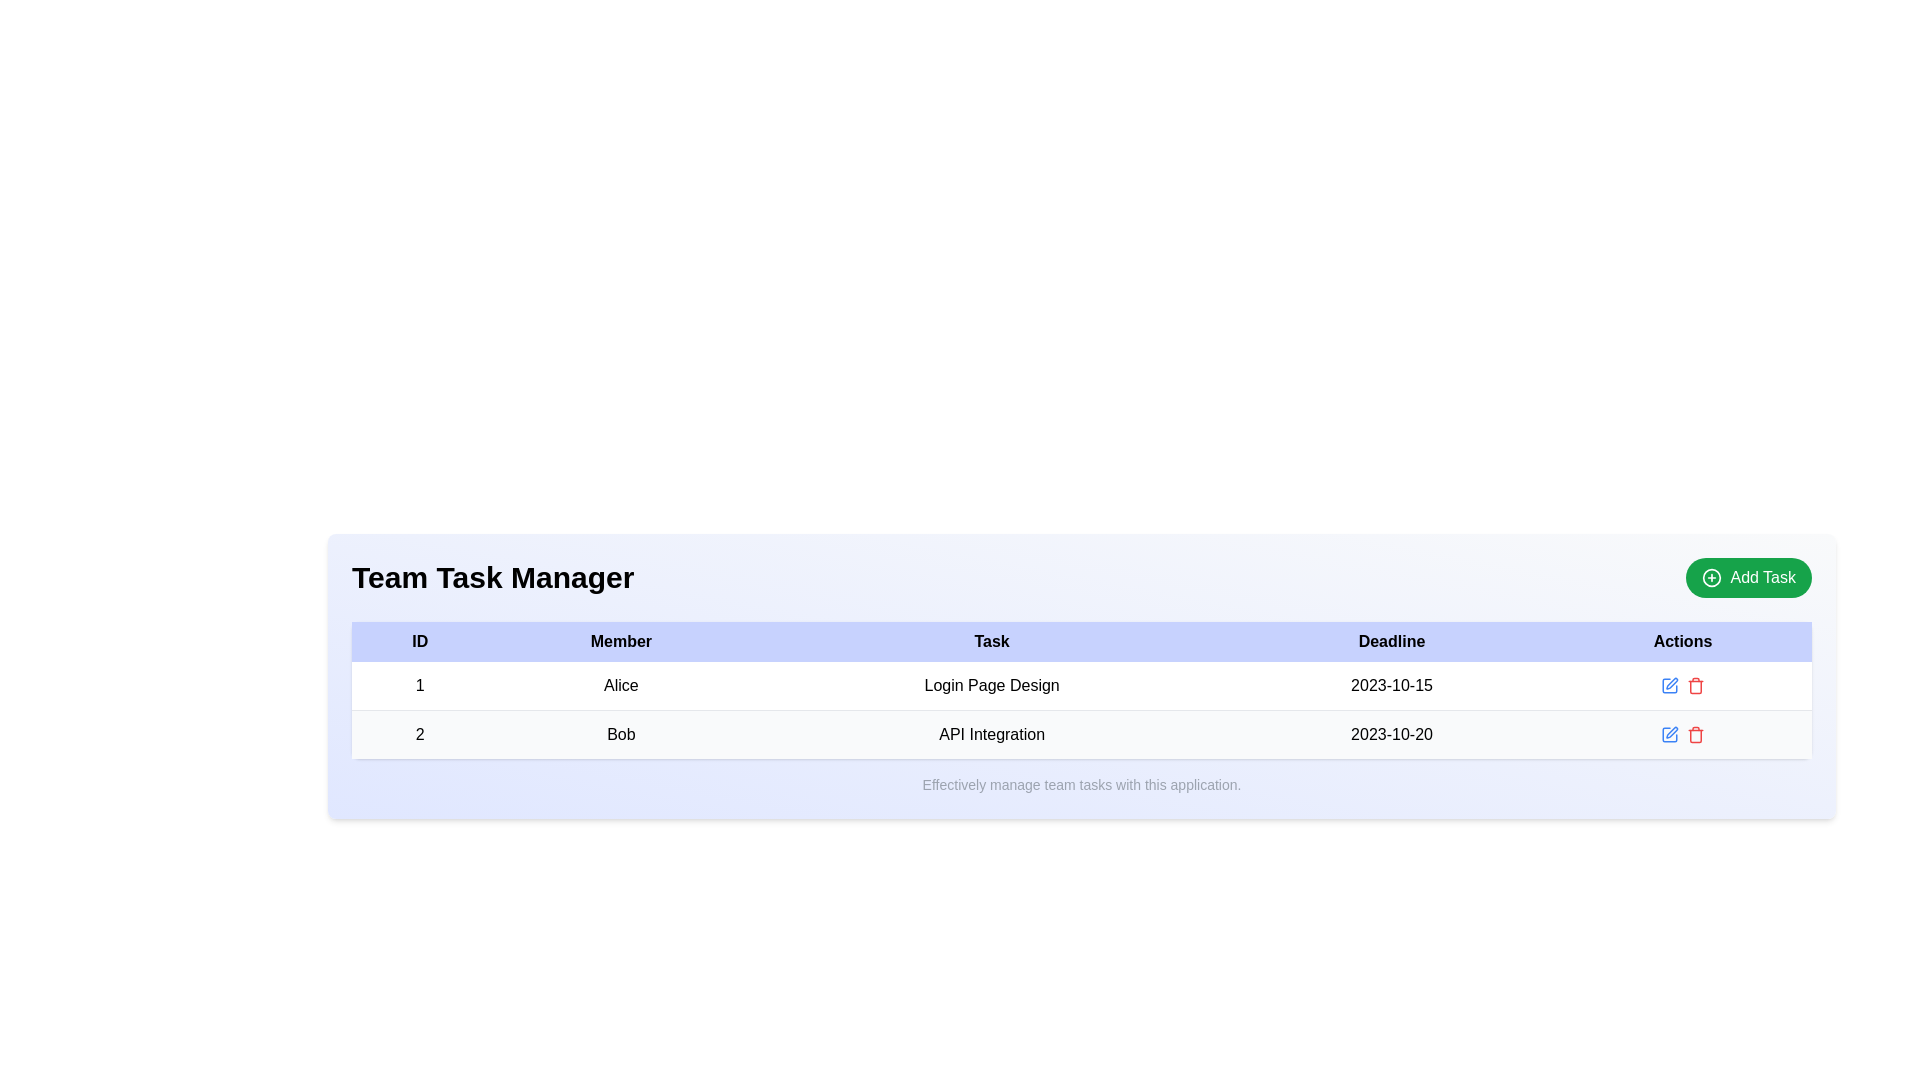 Image resolution: width=1920 pixels, height=1080 pixels. What do you see at coordinates (419, 685) in the screenshot?
I see `the table cell containing the text '1' in the first row of the data table under the 'ID' column` at bounding box center [419, 685].